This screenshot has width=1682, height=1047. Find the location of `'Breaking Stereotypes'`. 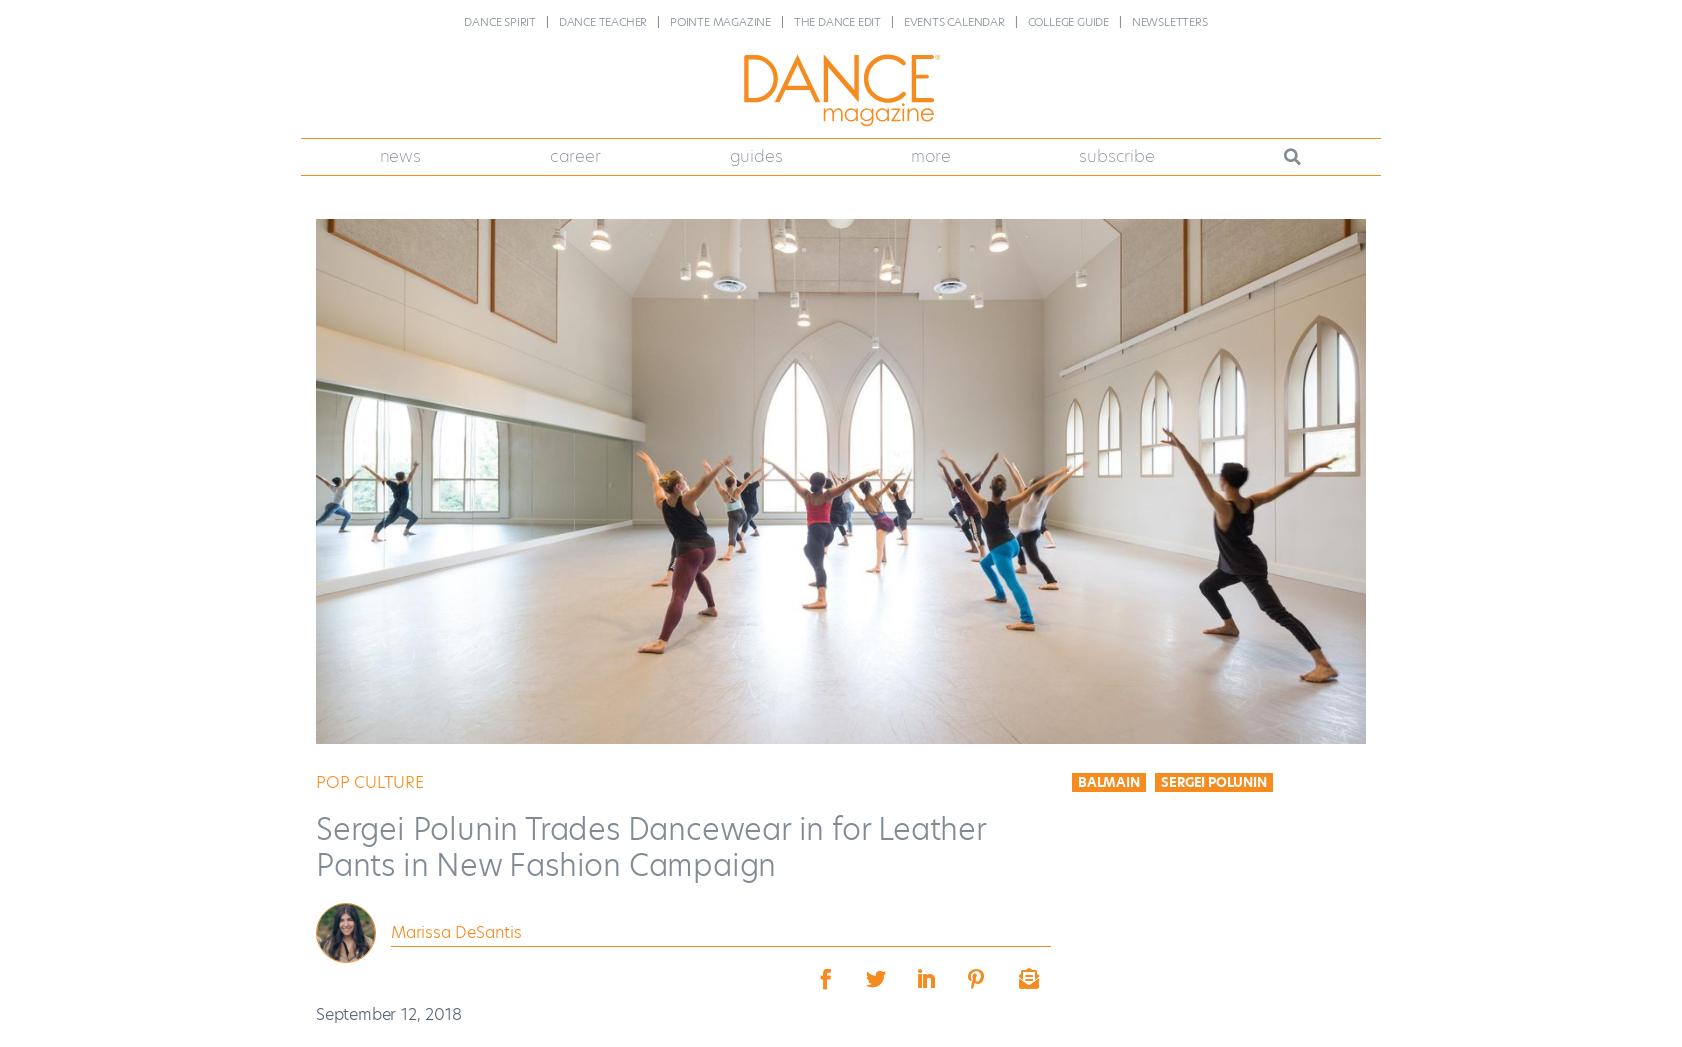

'Breaking Stereotypes' is located at coordinates (442, 377).